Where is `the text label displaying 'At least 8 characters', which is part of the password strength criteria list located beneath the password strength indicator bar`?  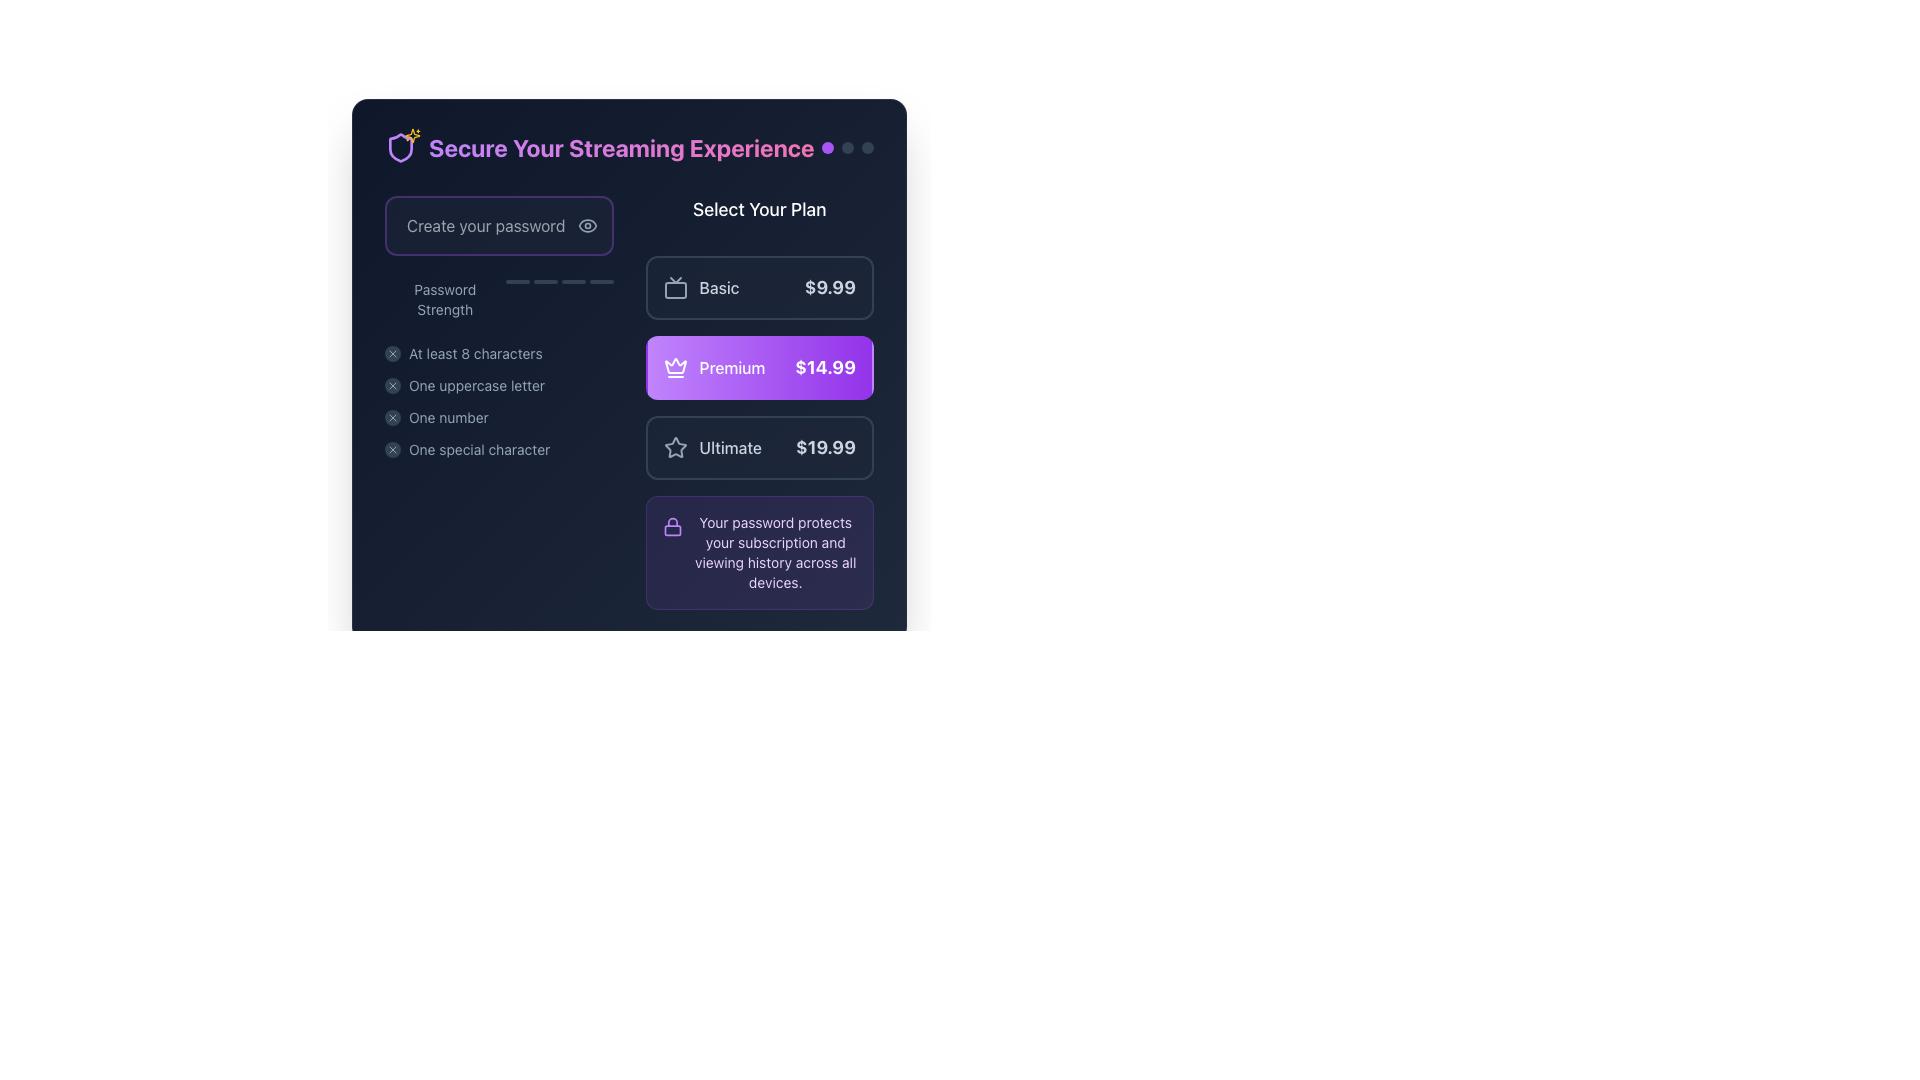
the text label displaying 'At least 8 characters', which is part of the password strength criteria list located beneath the password strength indicator bar is located at coordinates (474, 353).